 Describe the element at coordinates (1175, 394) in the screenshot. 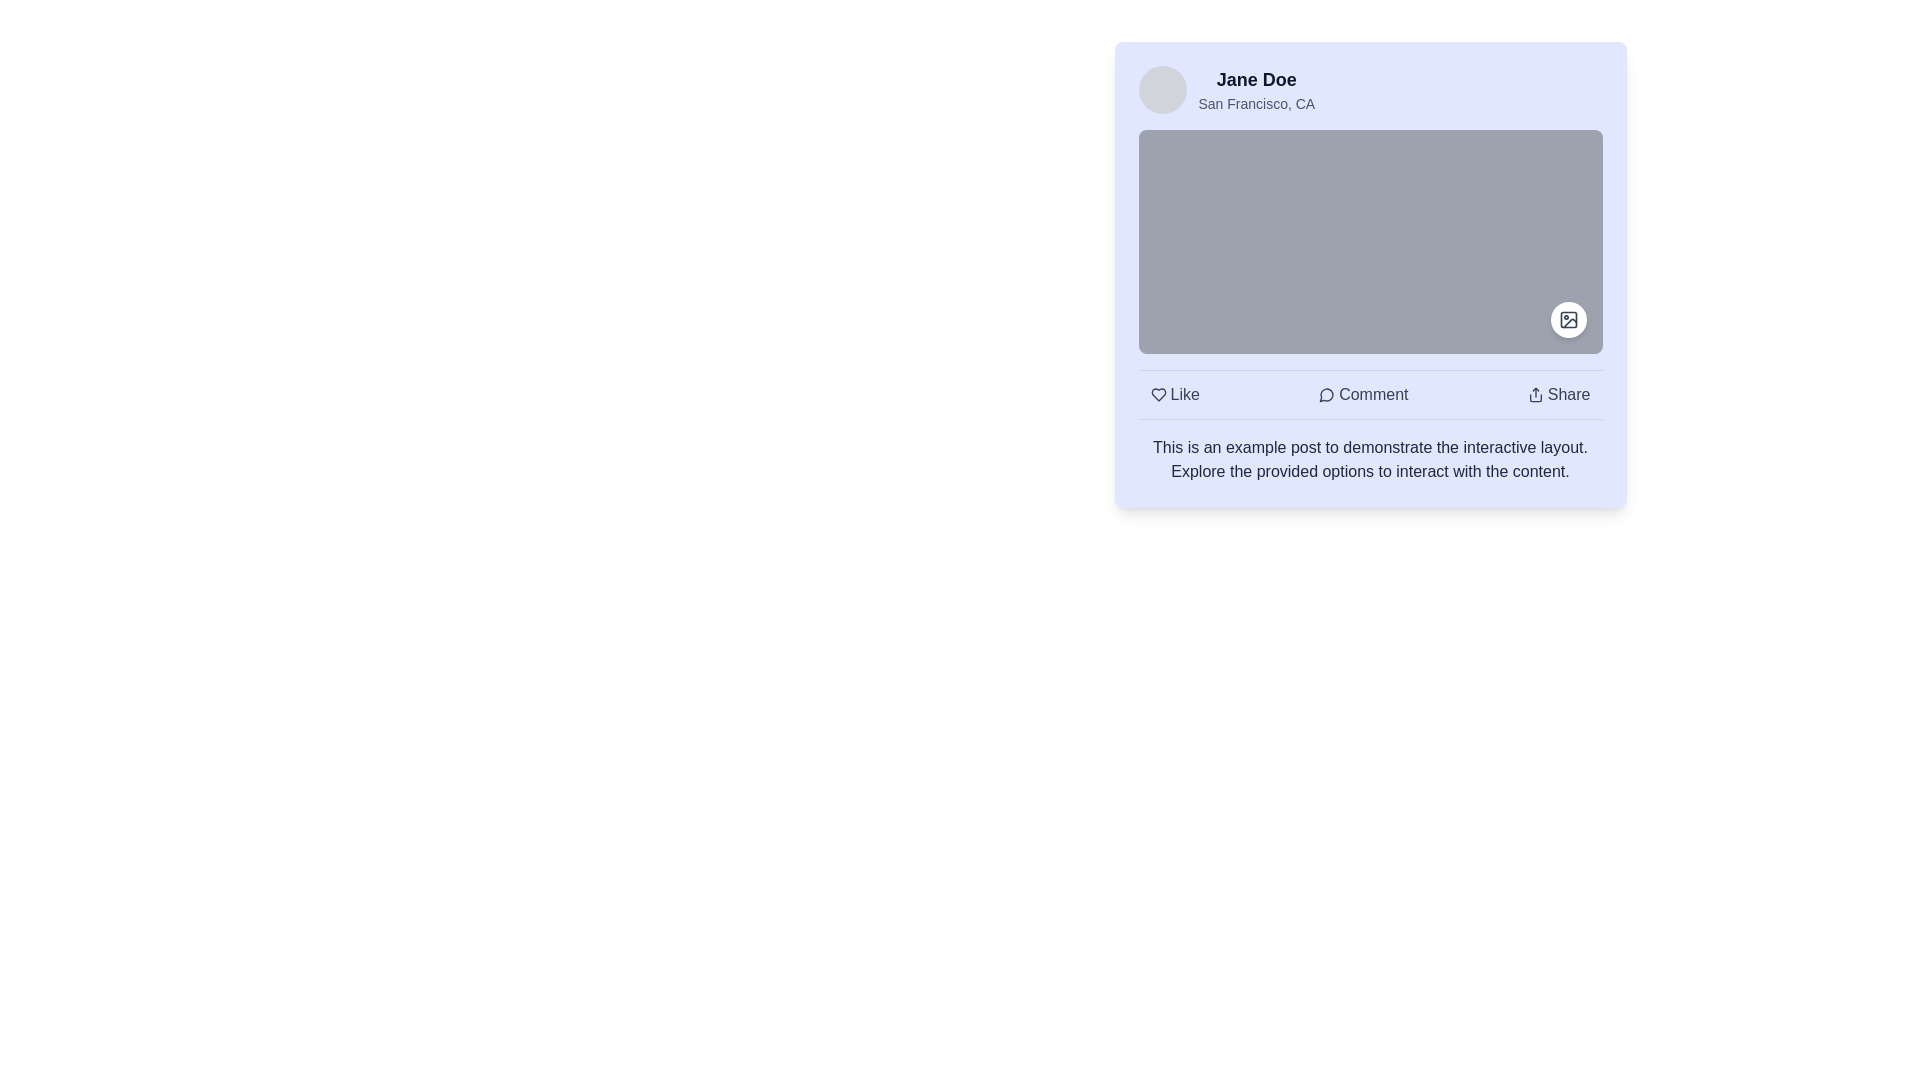

I see `the 'Like' button, which features a heart-shaped icon and the text 'Like', located at the top-left corner of the control area containing 'Like', 'Comment', and 'Share' buttons` at that location.